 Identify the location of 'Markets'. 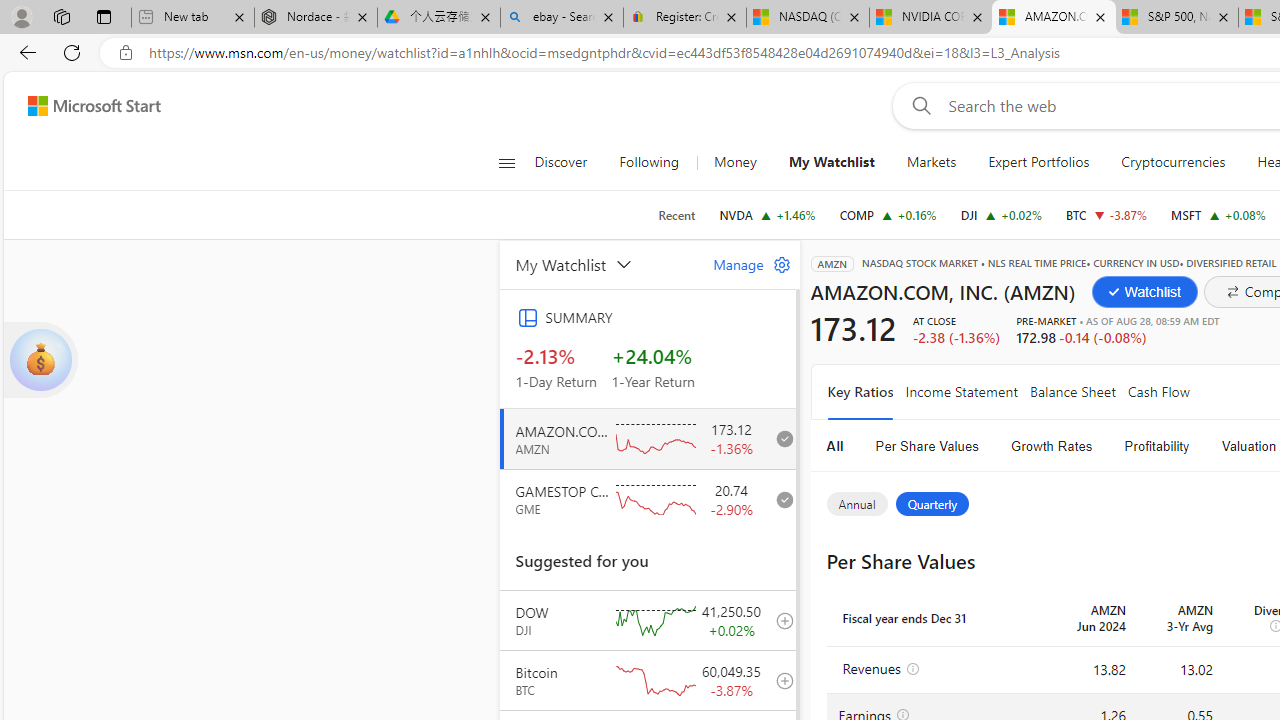
(930, 162).